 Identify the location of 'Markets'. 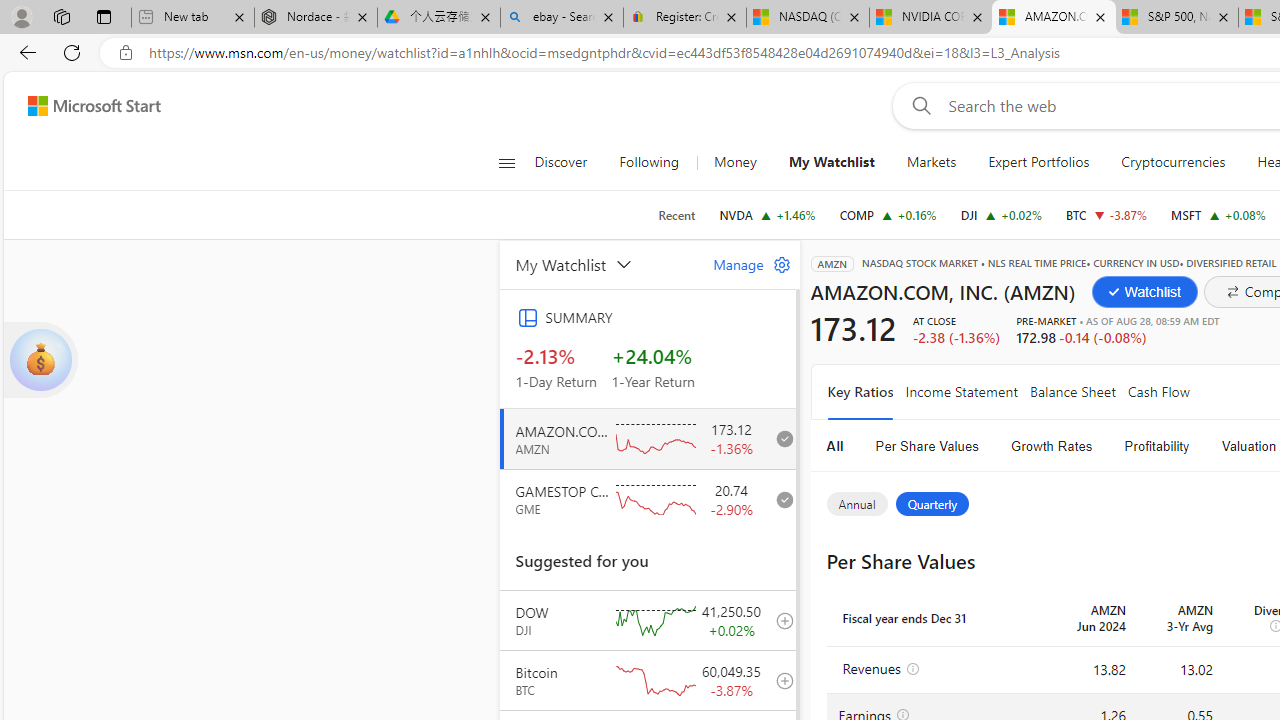
(930, 162).